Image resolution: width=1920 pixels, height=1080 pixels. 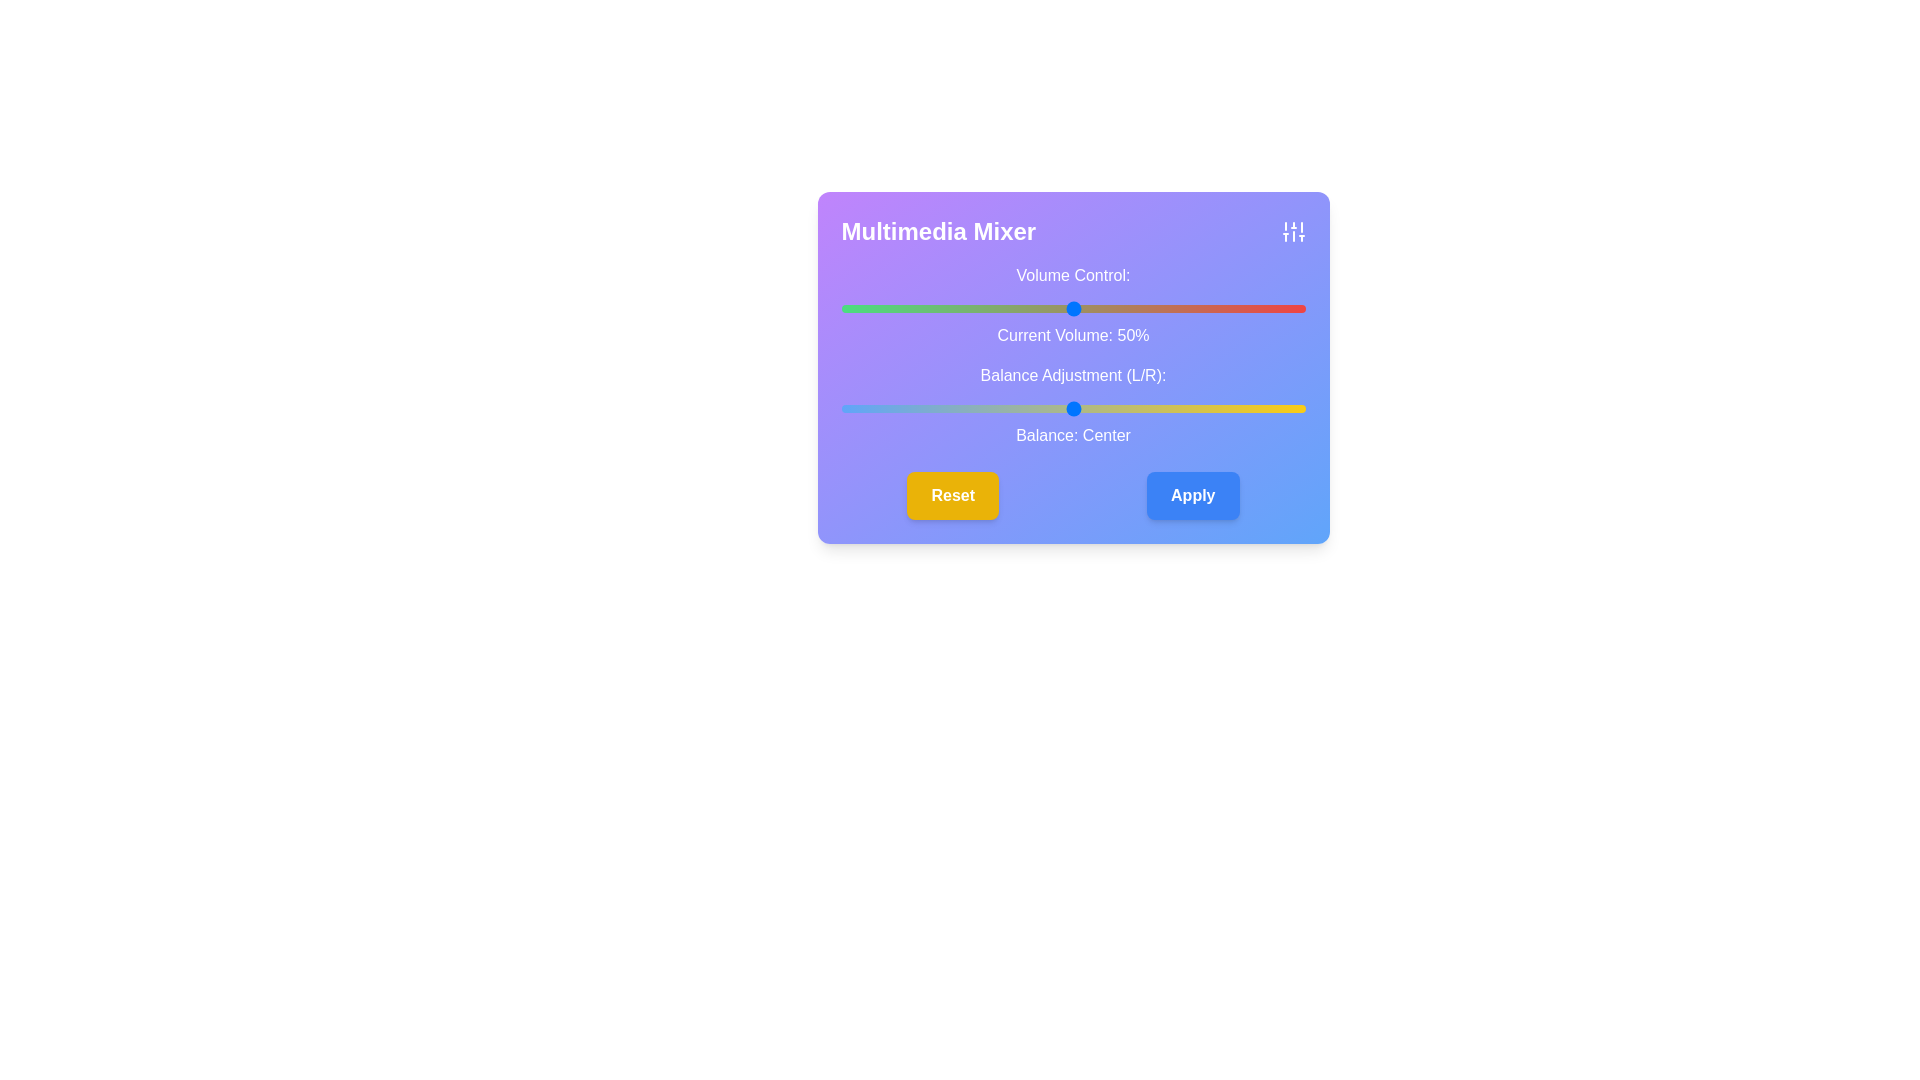 What do you see at coordinates (873, 308) in the screenshot?
I see `the volume slider to set the volume to 7%` at bounding box center [873, 308].